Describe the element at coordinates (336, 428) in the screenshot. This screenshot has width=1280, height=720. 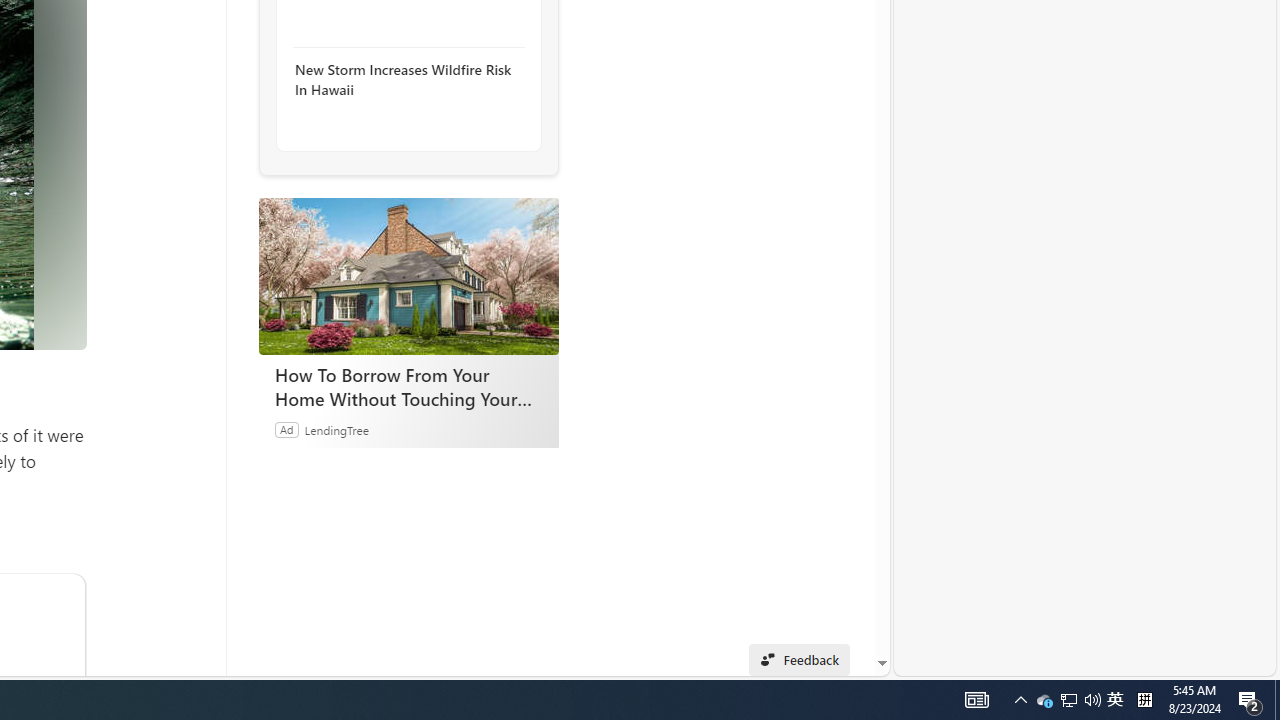
I see `'LendingTree'` at that location.